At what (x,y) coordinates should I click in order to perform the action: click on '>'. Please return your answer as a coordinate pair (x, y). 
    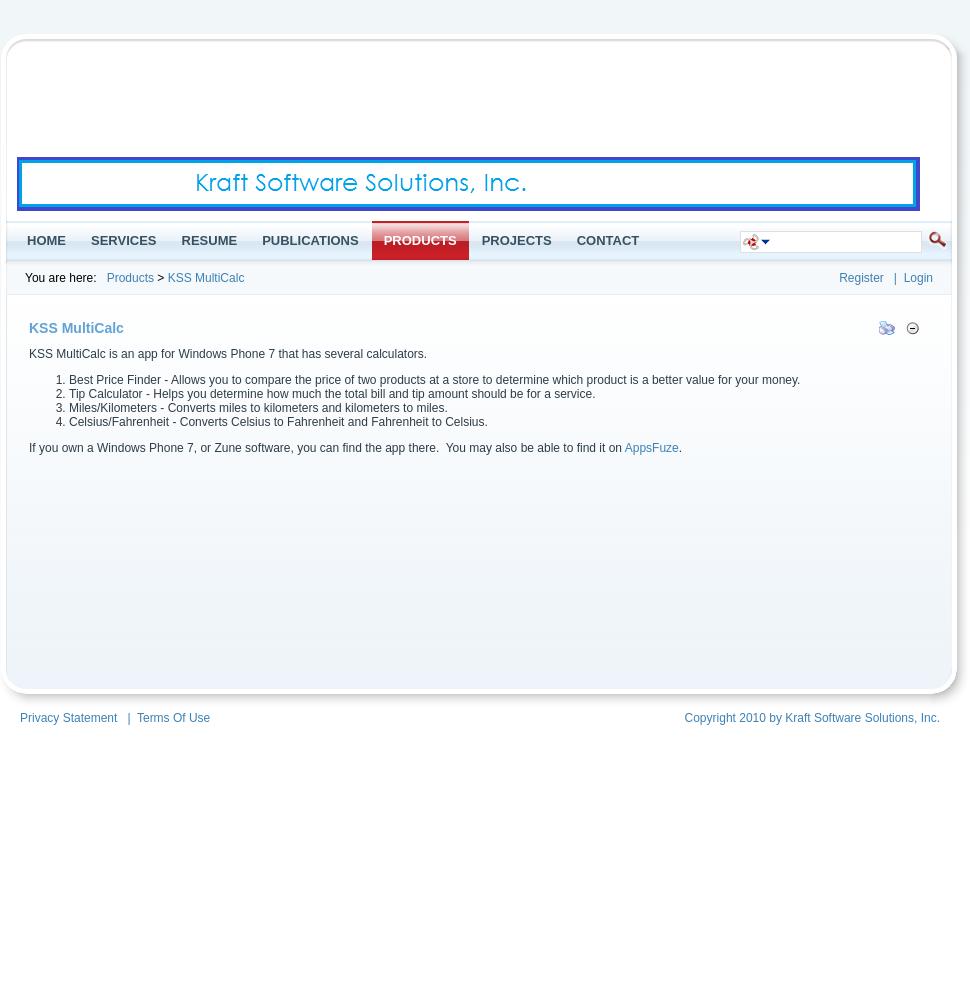
    Looking at the image, I should click on (159, 278).